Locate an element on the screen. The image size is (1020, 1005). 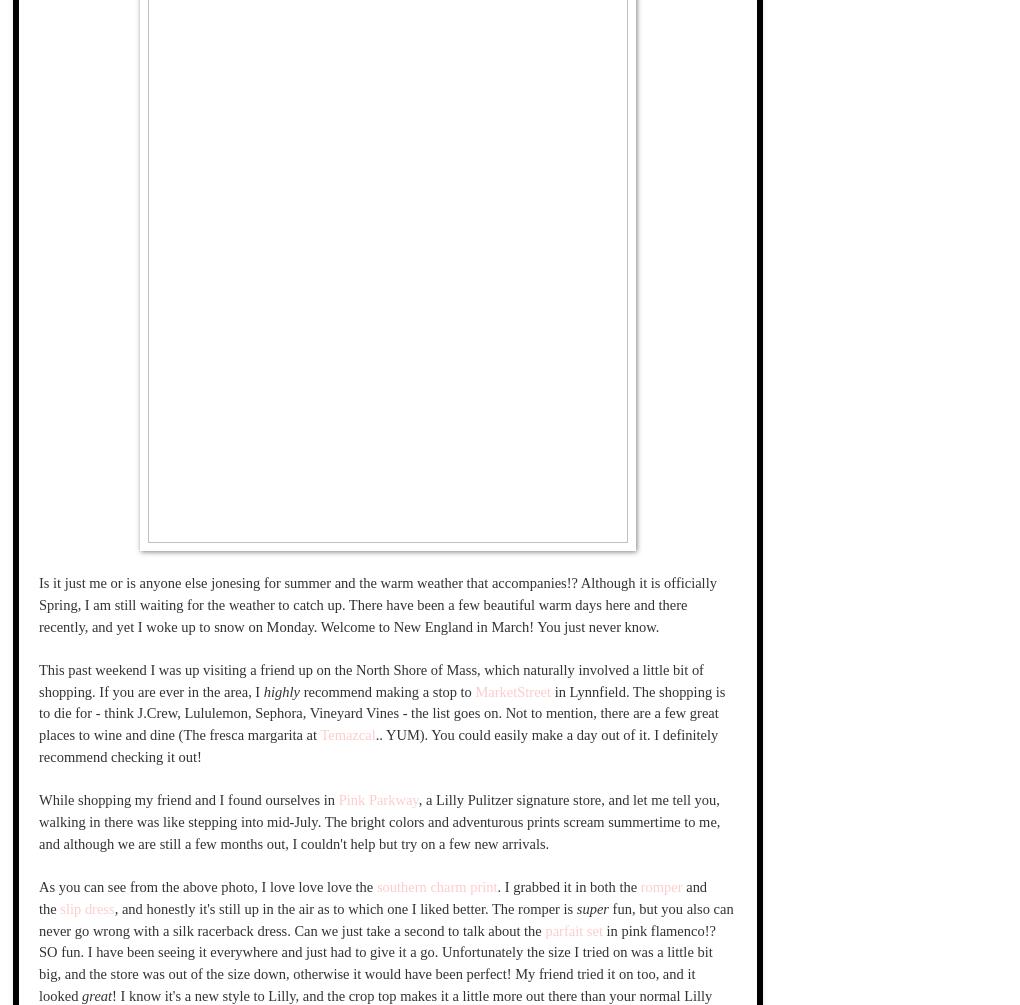
'As you can see from the above photo, I love love love the' is located at coordinates (206, 886).